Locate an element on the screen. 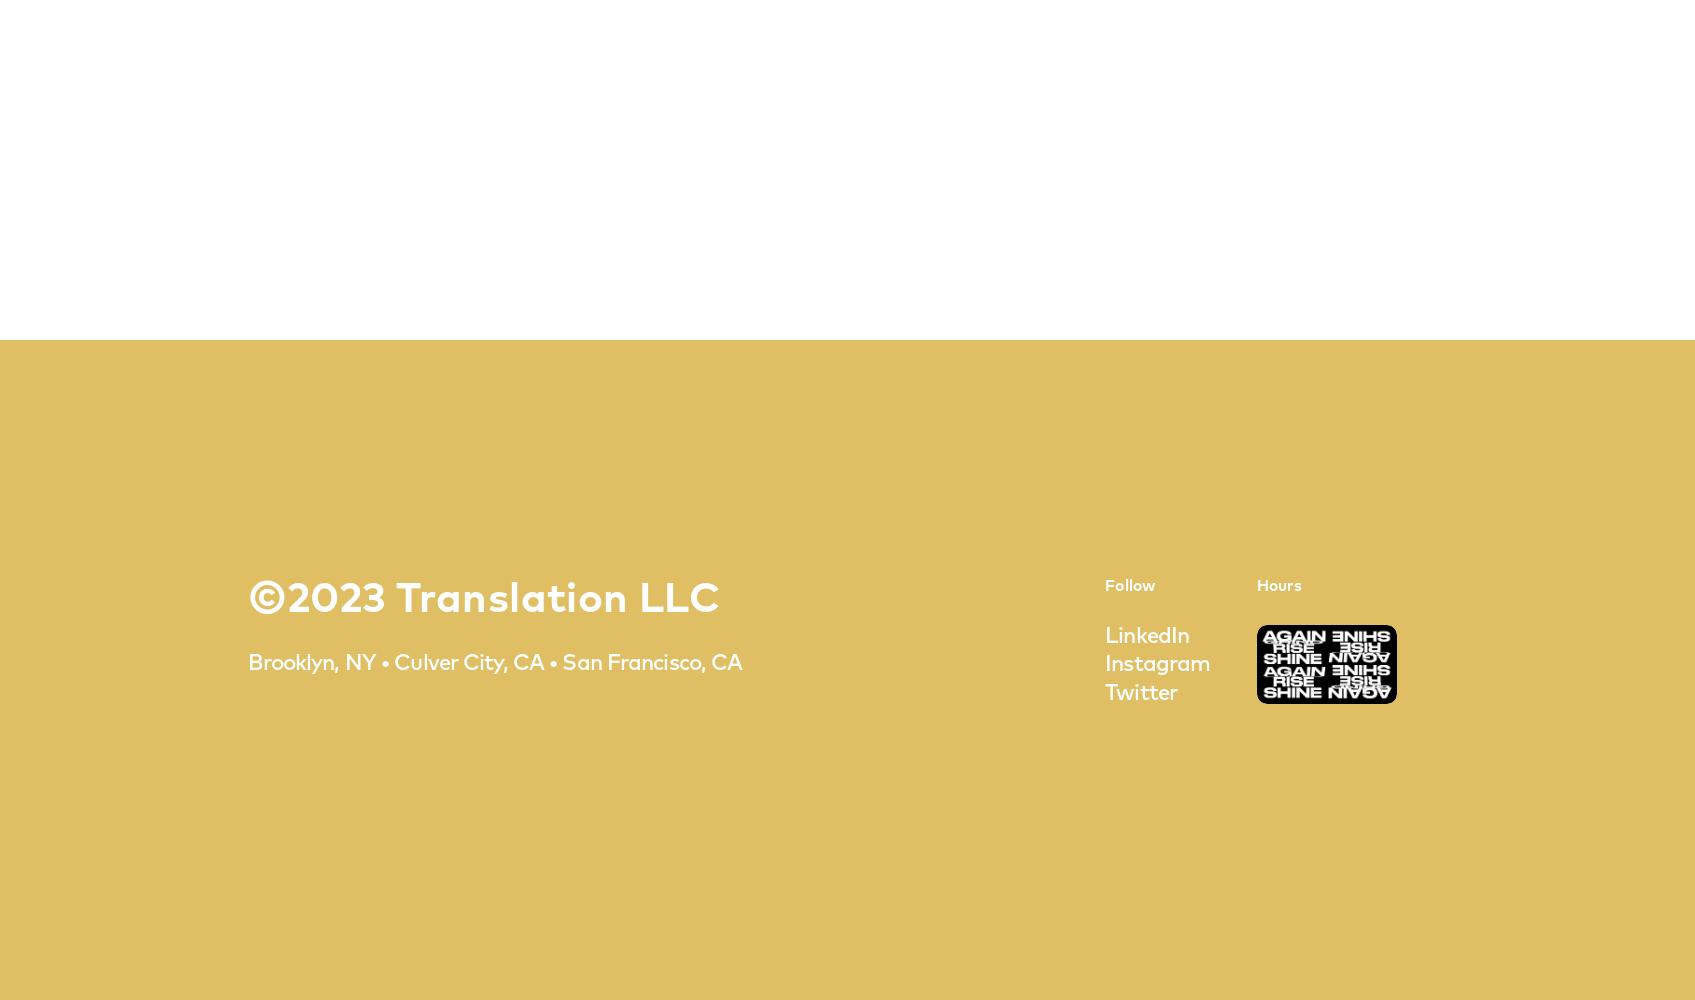 This screenshot has width=1695, height=1000. '©2023 Translation LLC' is located at coordinates (245, 599).